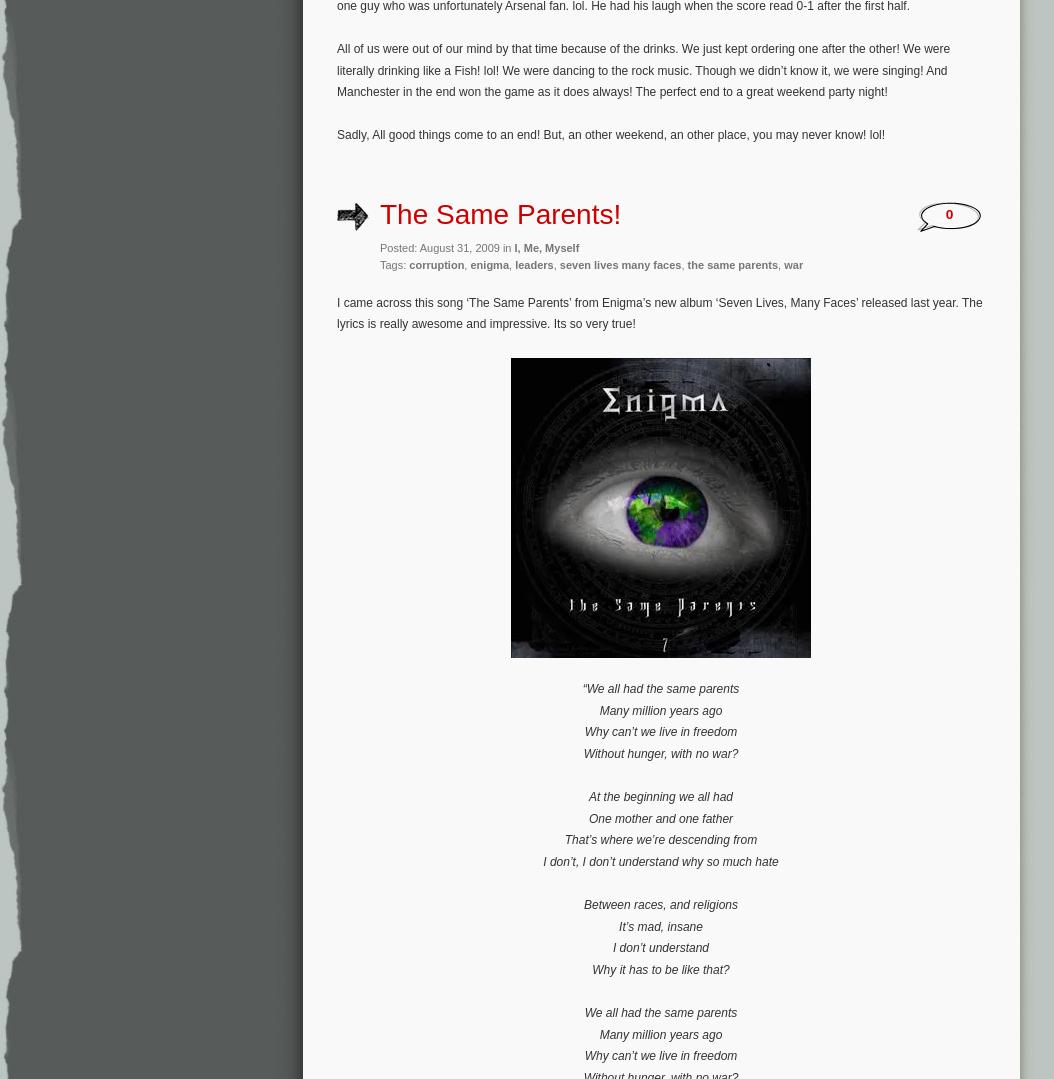 The height and width of the screenshot is (1079, 1054). Describe the element at coordinates (436, 265) in the screenshot. I see `'corruption'` at that location.